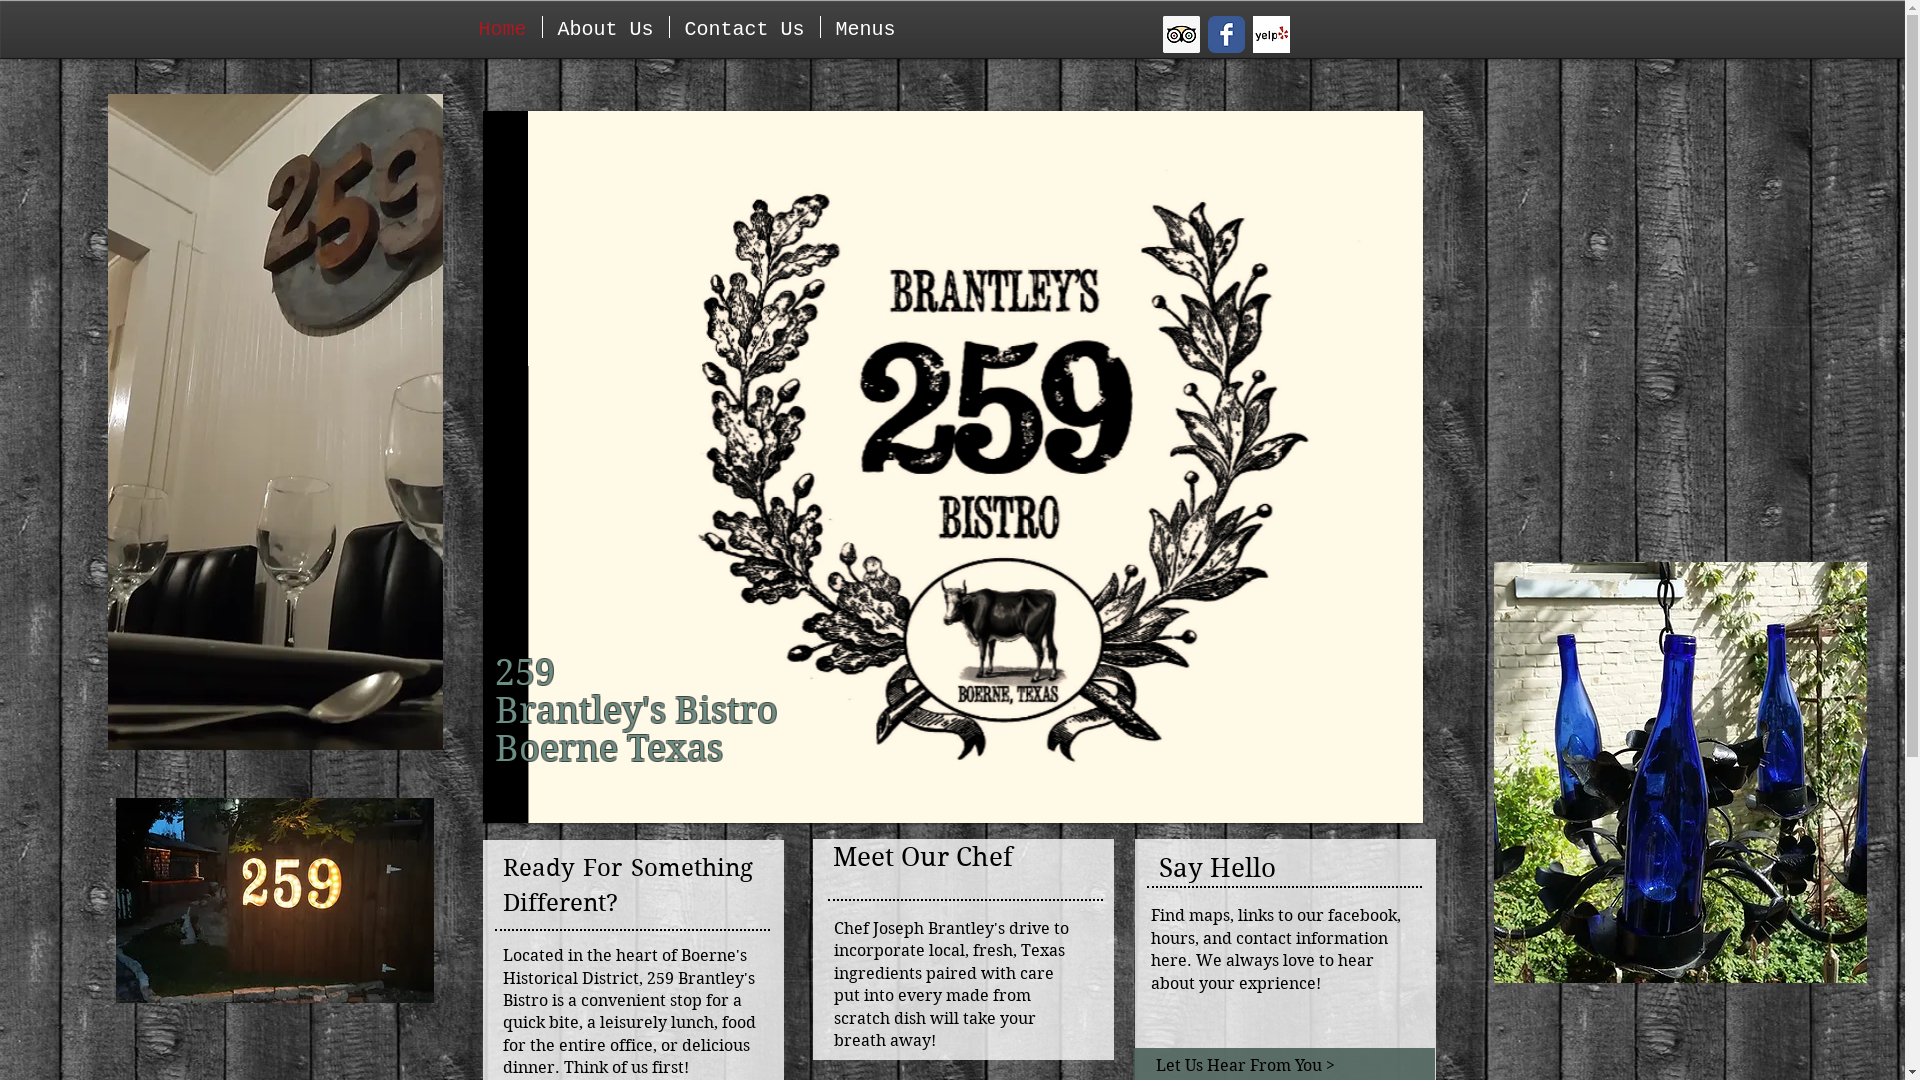 This screenshot has height=1080, width=1920. I want to click on 'About Us', so click(603, 27).